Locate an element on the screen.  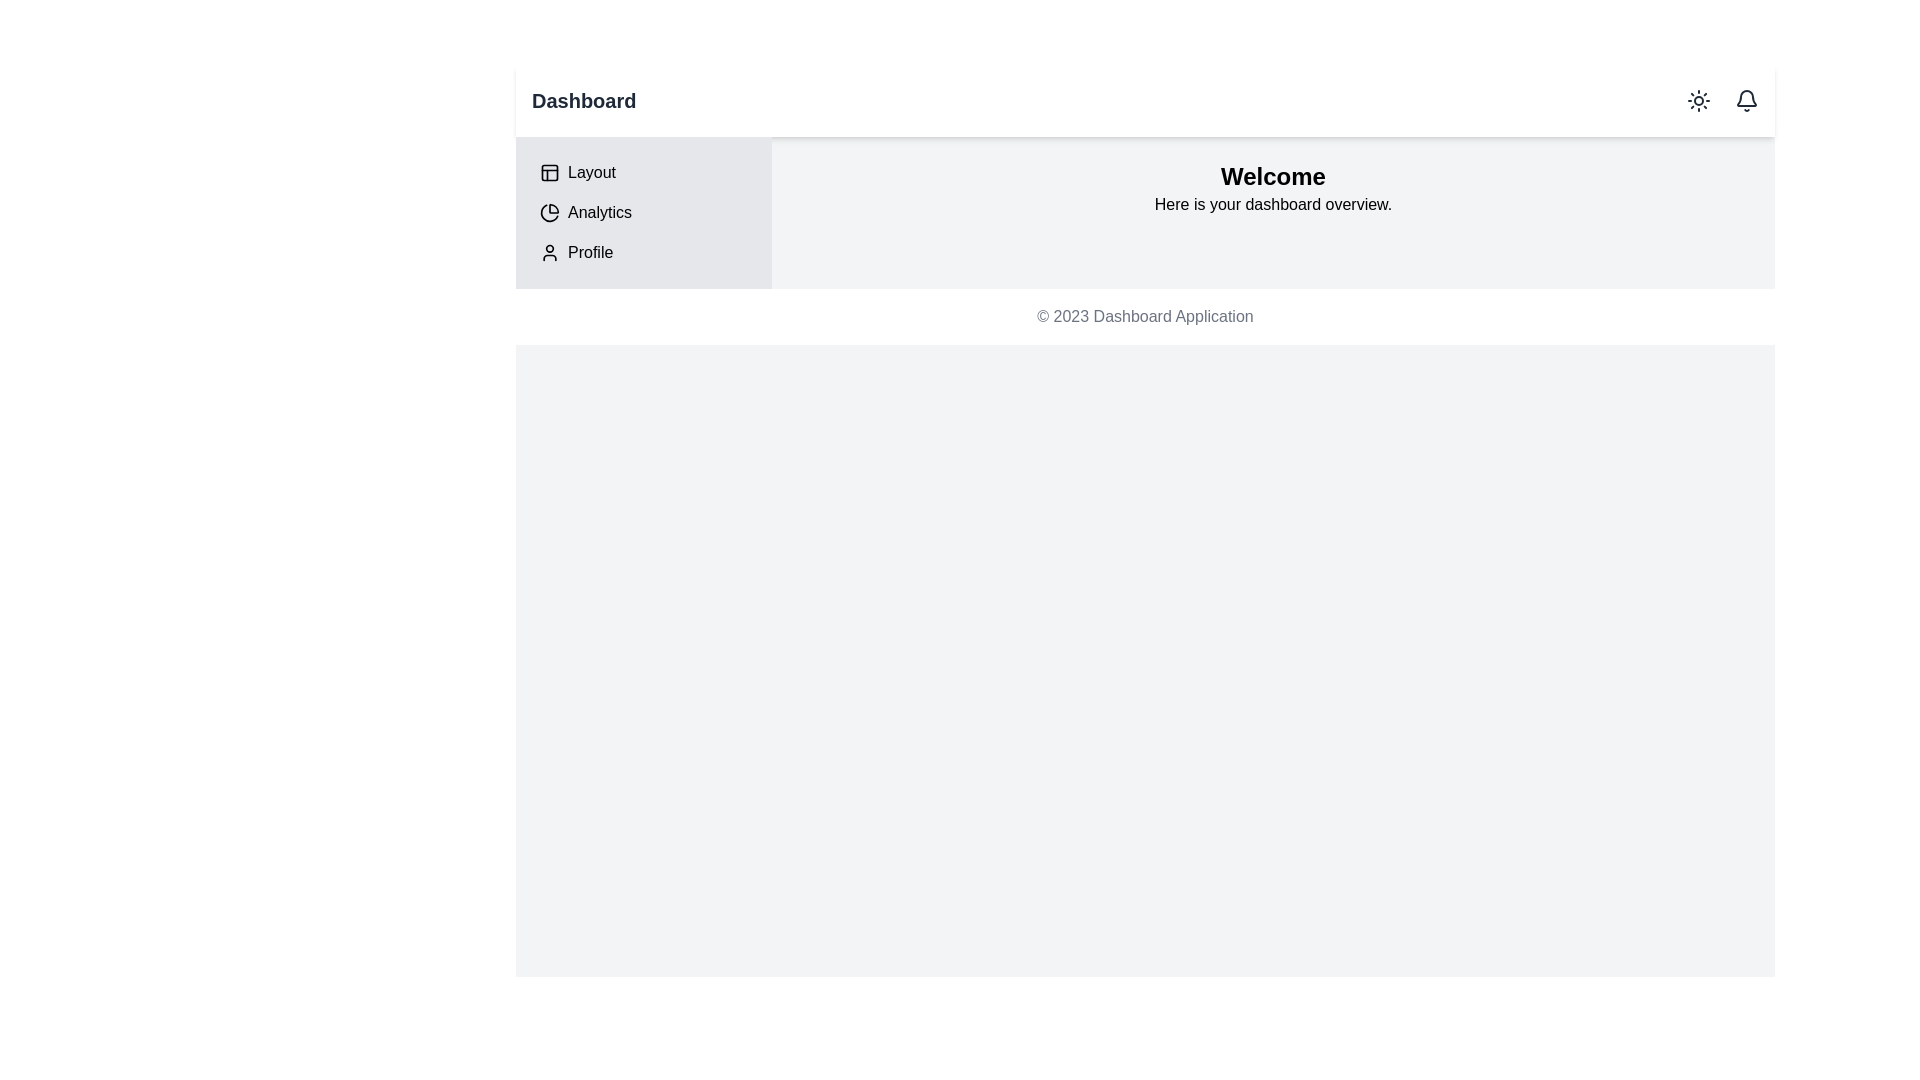
the Header text labeled 'Welcome', which is prominently displayed in bold and dark font at the top of the dashboard's main section is located at coordinates (1272, 176).